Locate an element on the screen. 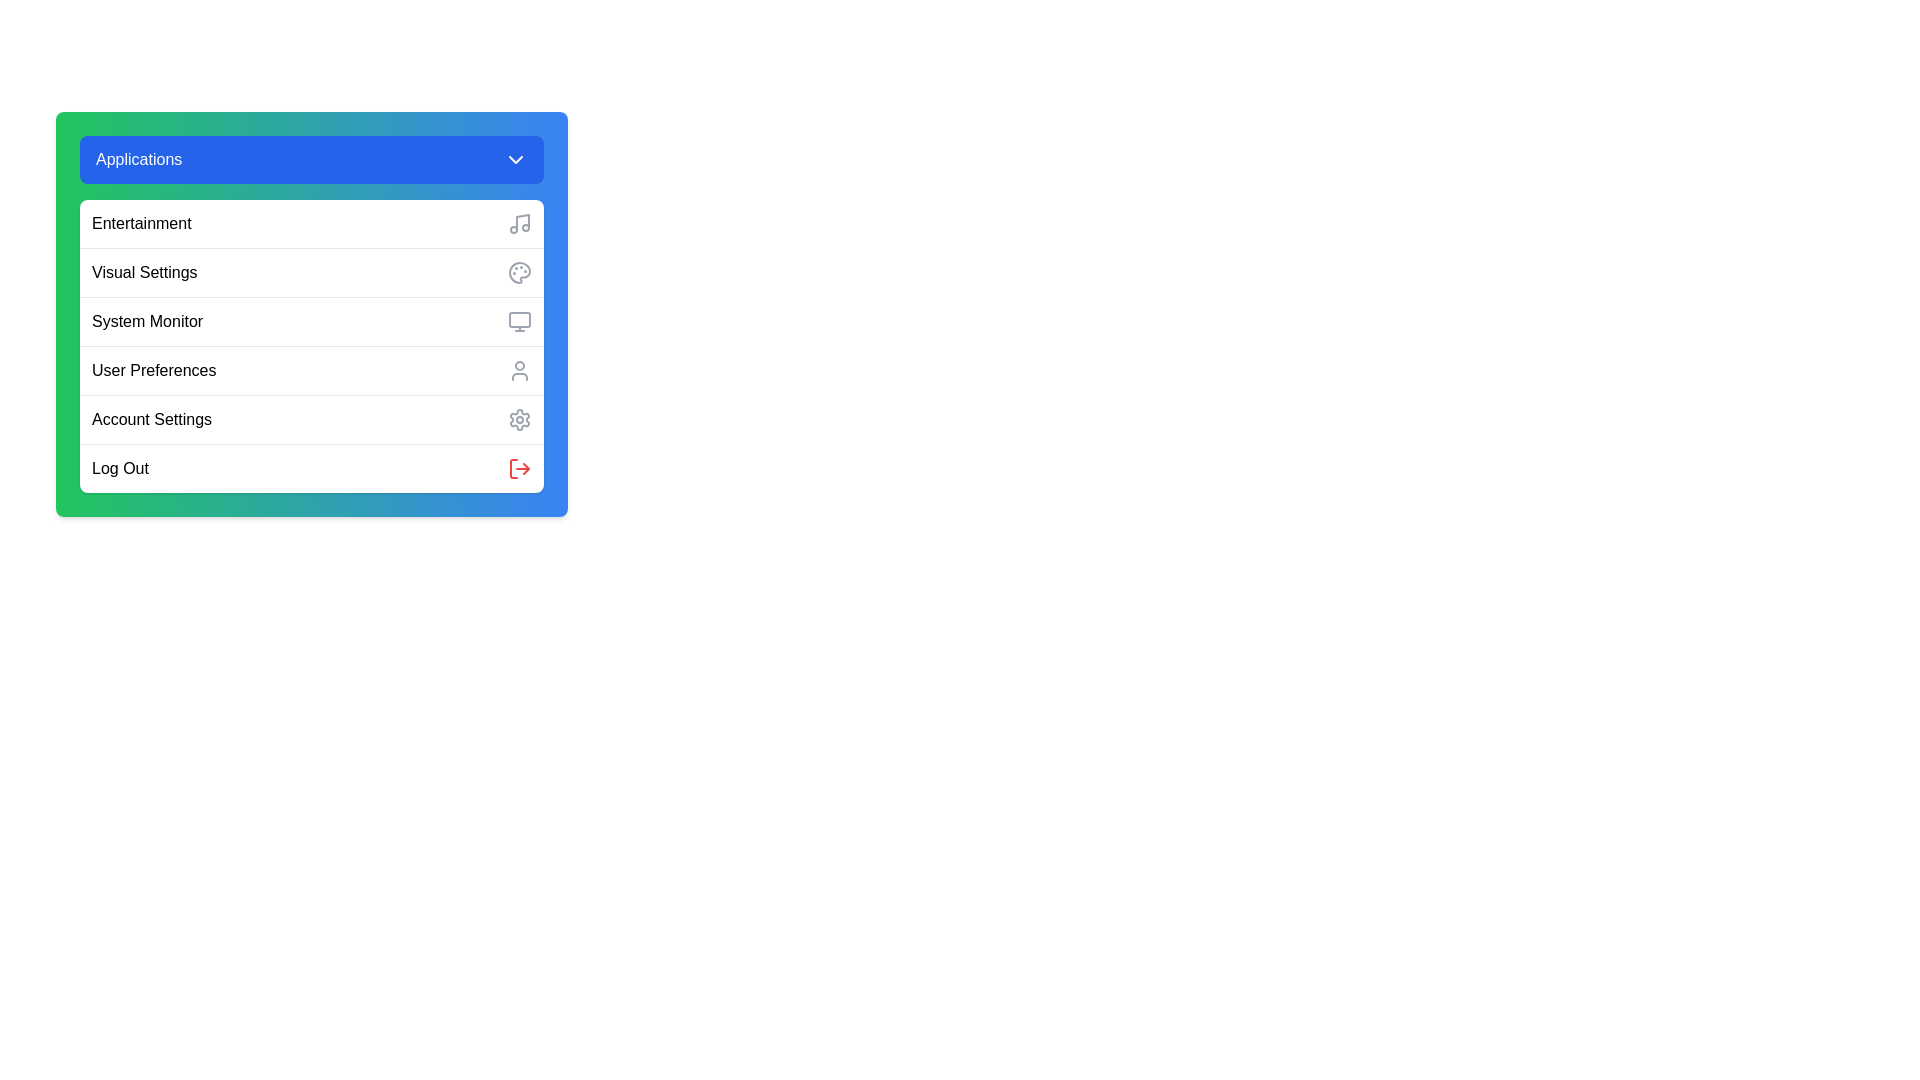 The width and height of the screenshot is (1920, 1080). the menu option Entertainment from the menu is located at coordinates (311, 223).